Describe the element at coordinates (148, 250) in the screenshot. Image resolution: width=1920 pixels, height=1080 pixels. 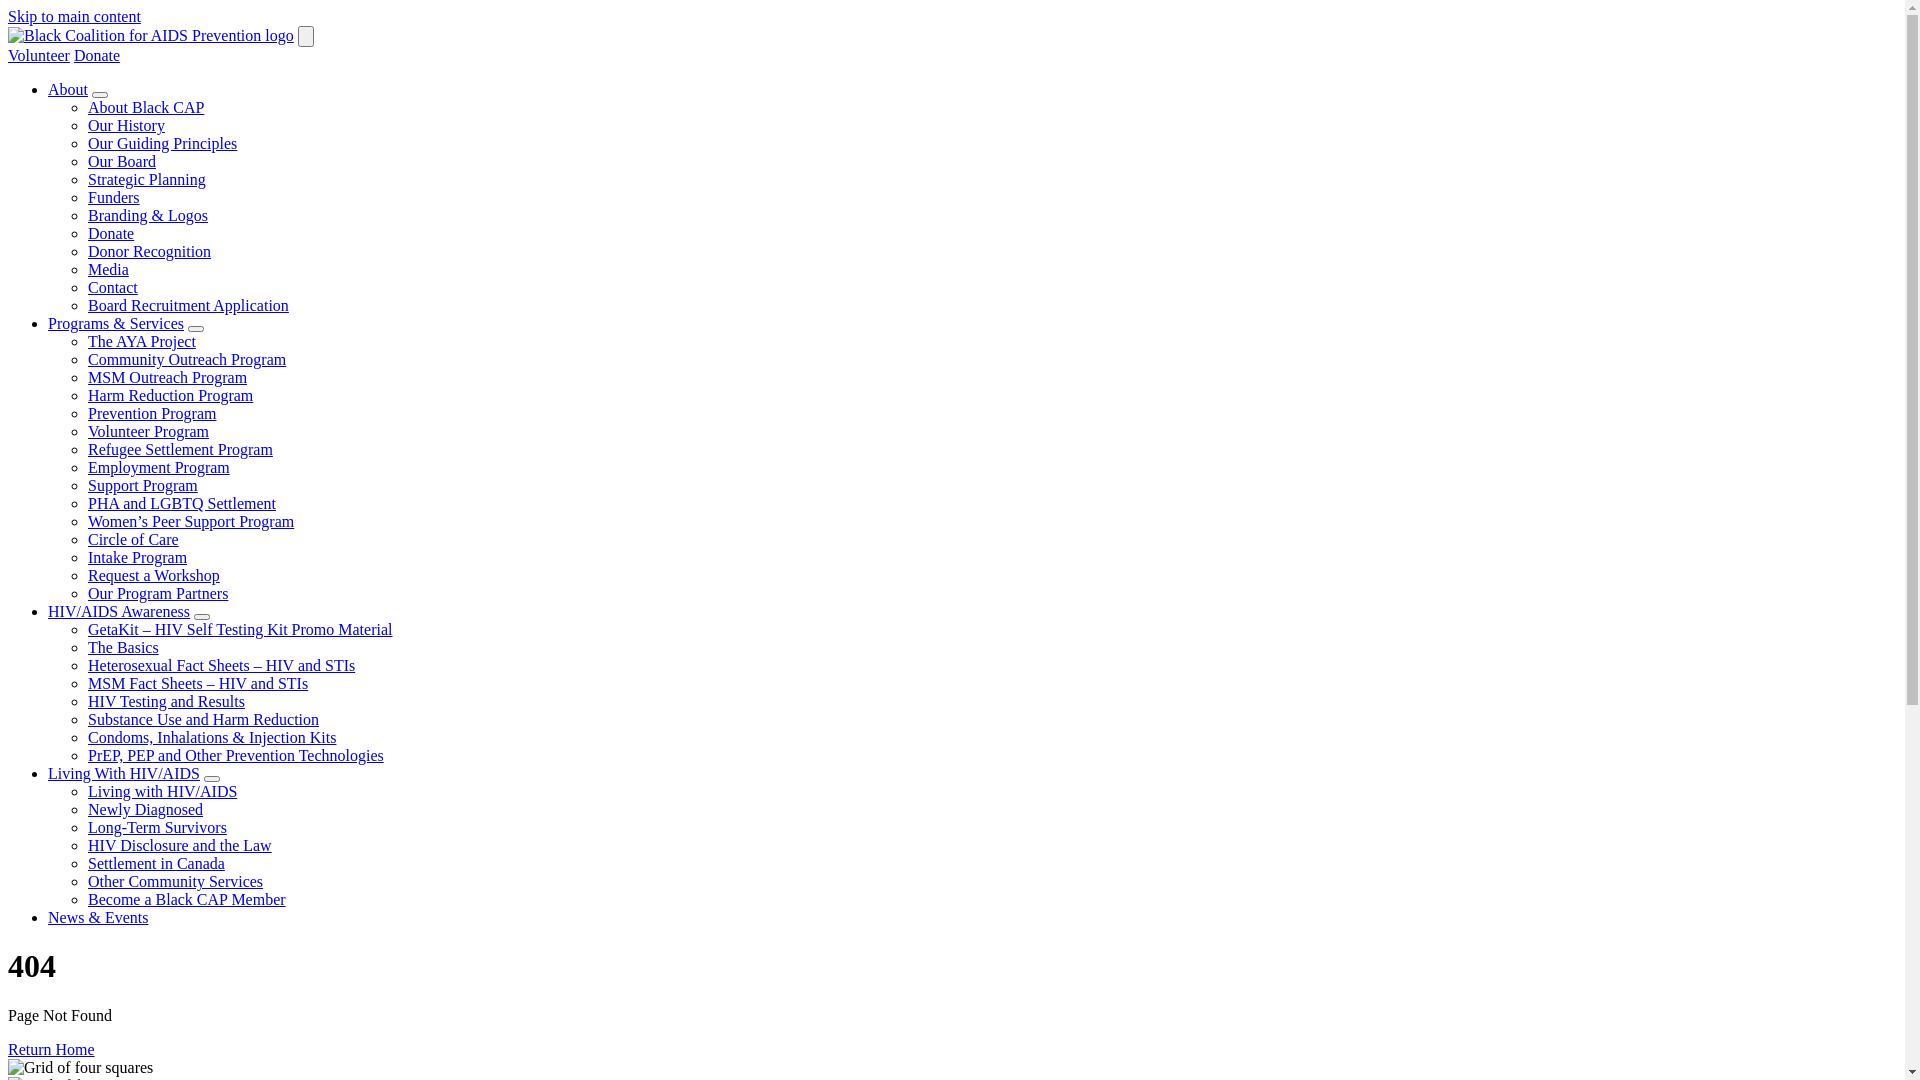
I see `'Donor Recognition'` at that location.